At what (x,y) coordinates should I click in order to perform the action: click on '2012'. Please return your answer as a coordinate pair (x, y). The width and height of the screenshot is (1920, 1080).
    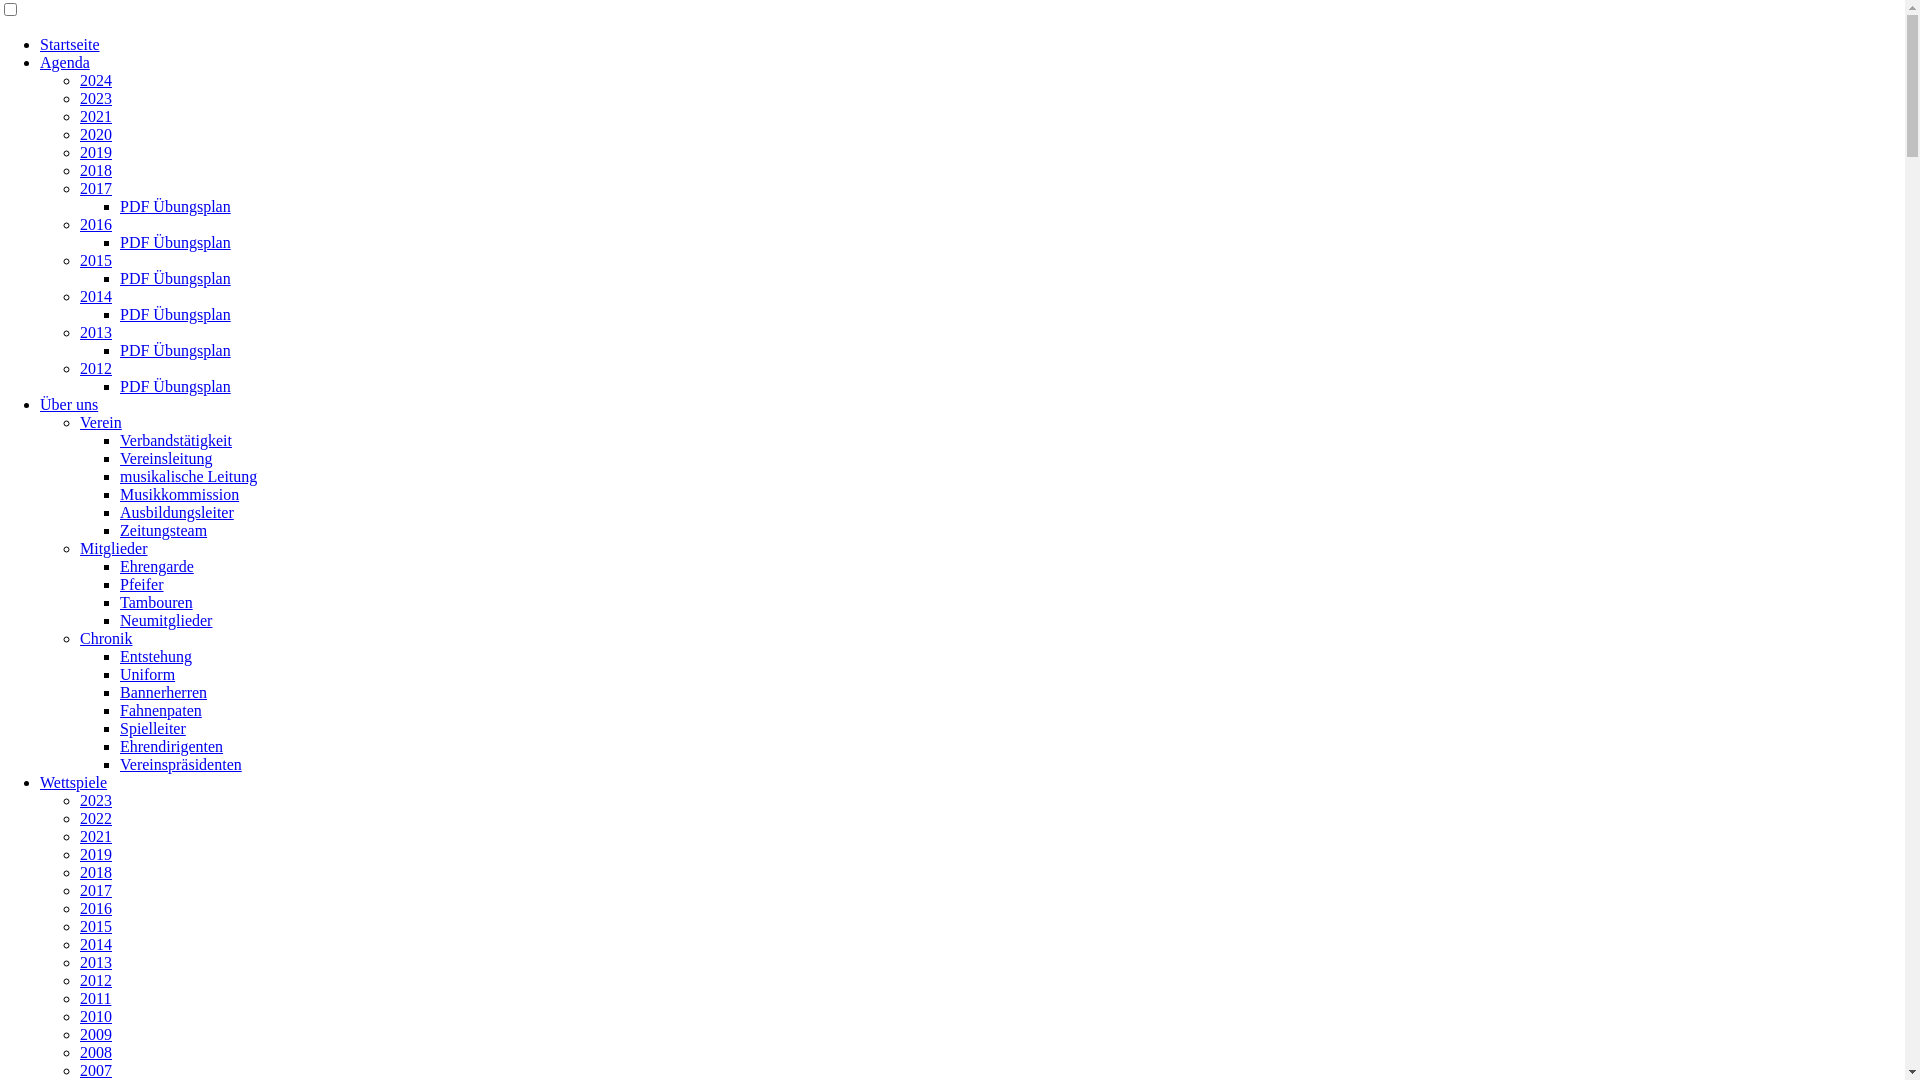
    Looking at the image, I should click on (80, 979).